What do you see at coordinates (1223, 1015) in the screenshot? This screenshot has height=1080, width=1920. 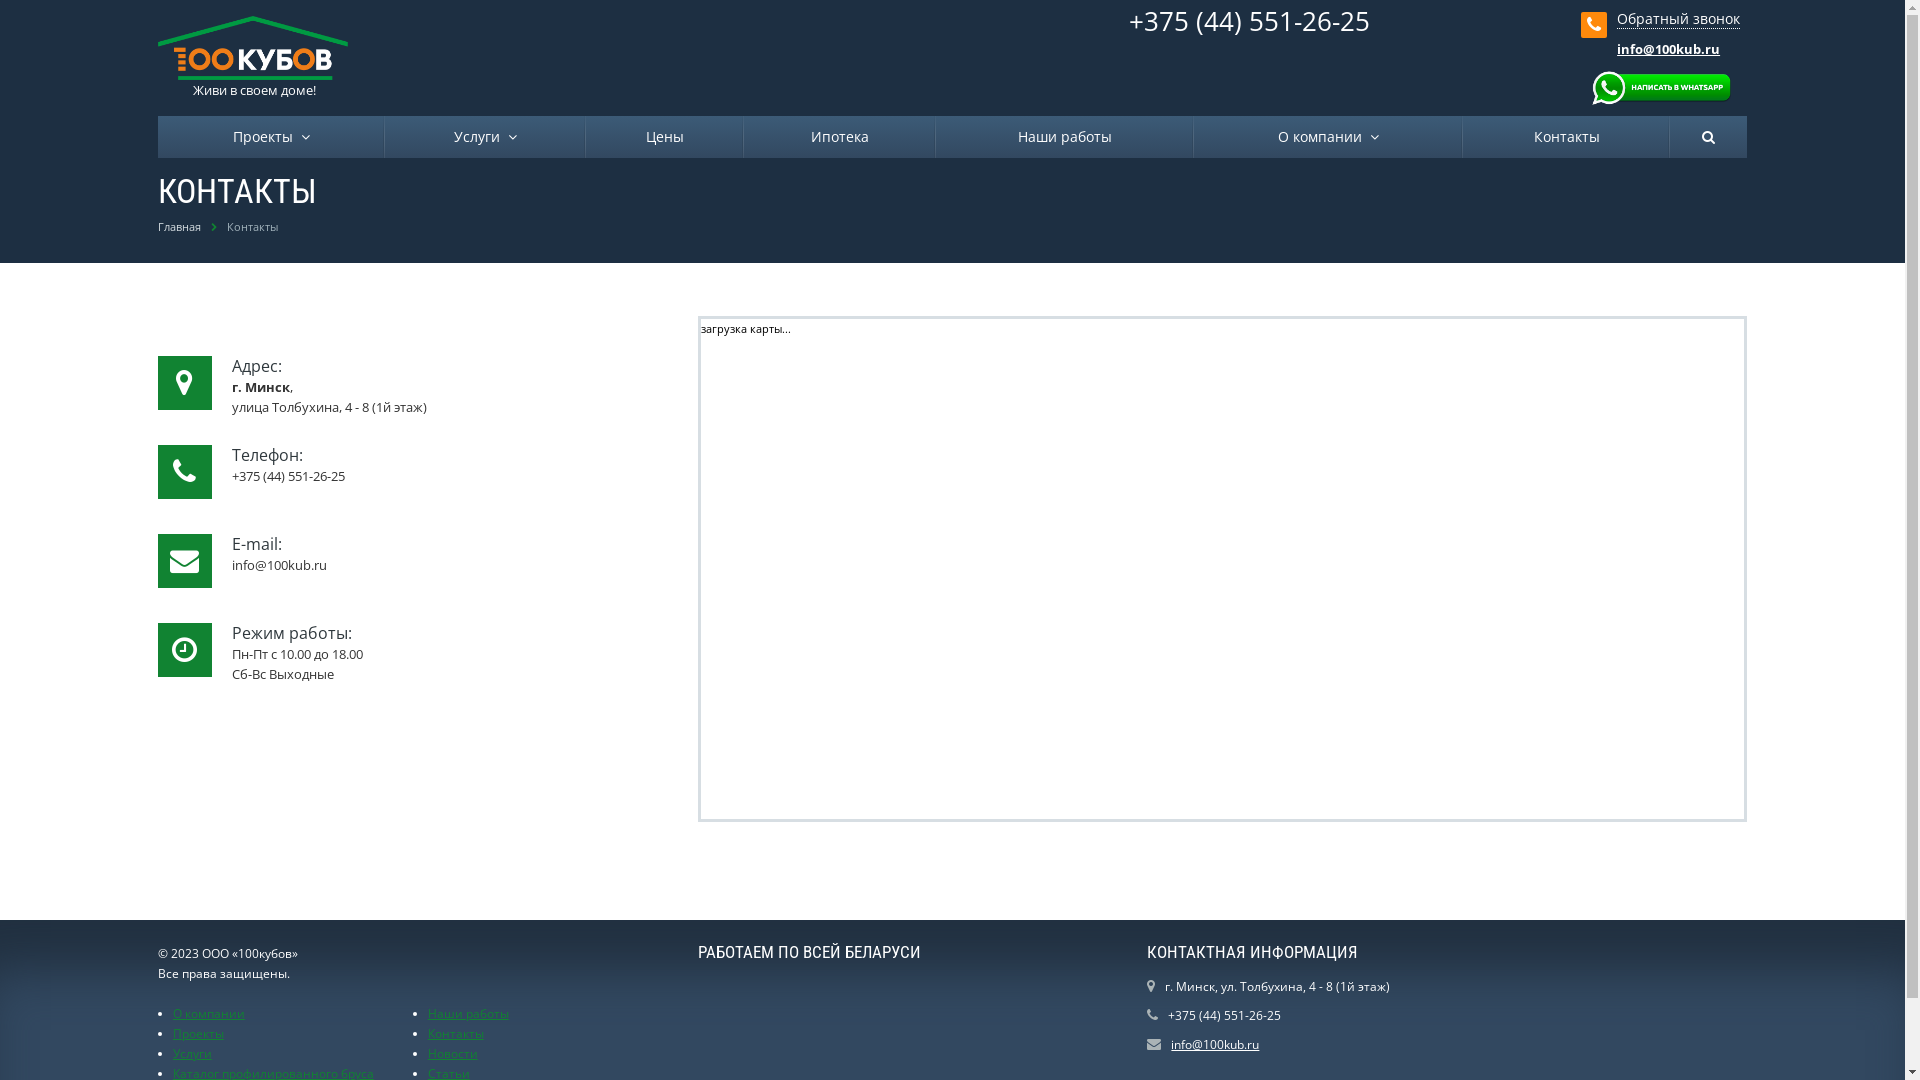 I see `'+375 (44) 551-26-25'` at bounding box center [1223, 1015].